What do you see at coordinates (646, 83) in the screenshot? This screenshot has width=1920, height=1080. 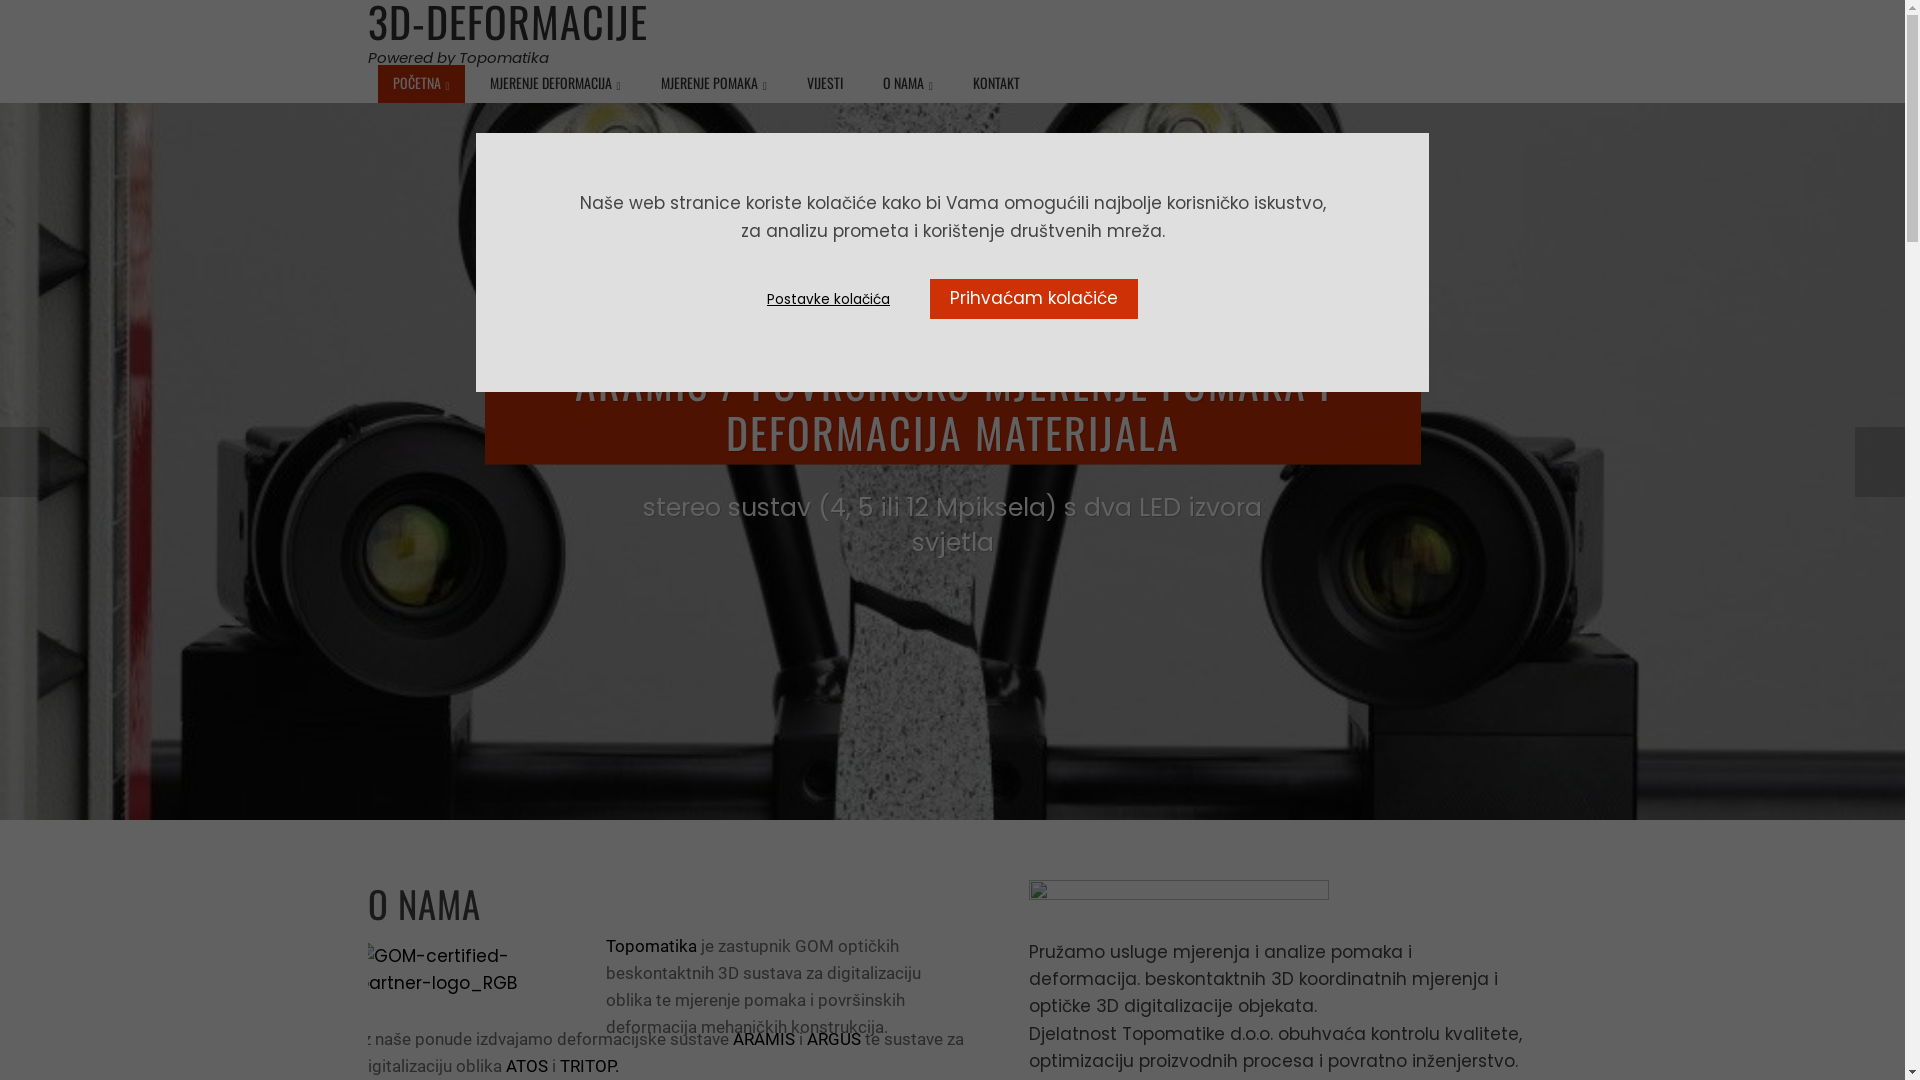 I see `'MJERENJE POMAKA'` at bounding box center [646, 83].